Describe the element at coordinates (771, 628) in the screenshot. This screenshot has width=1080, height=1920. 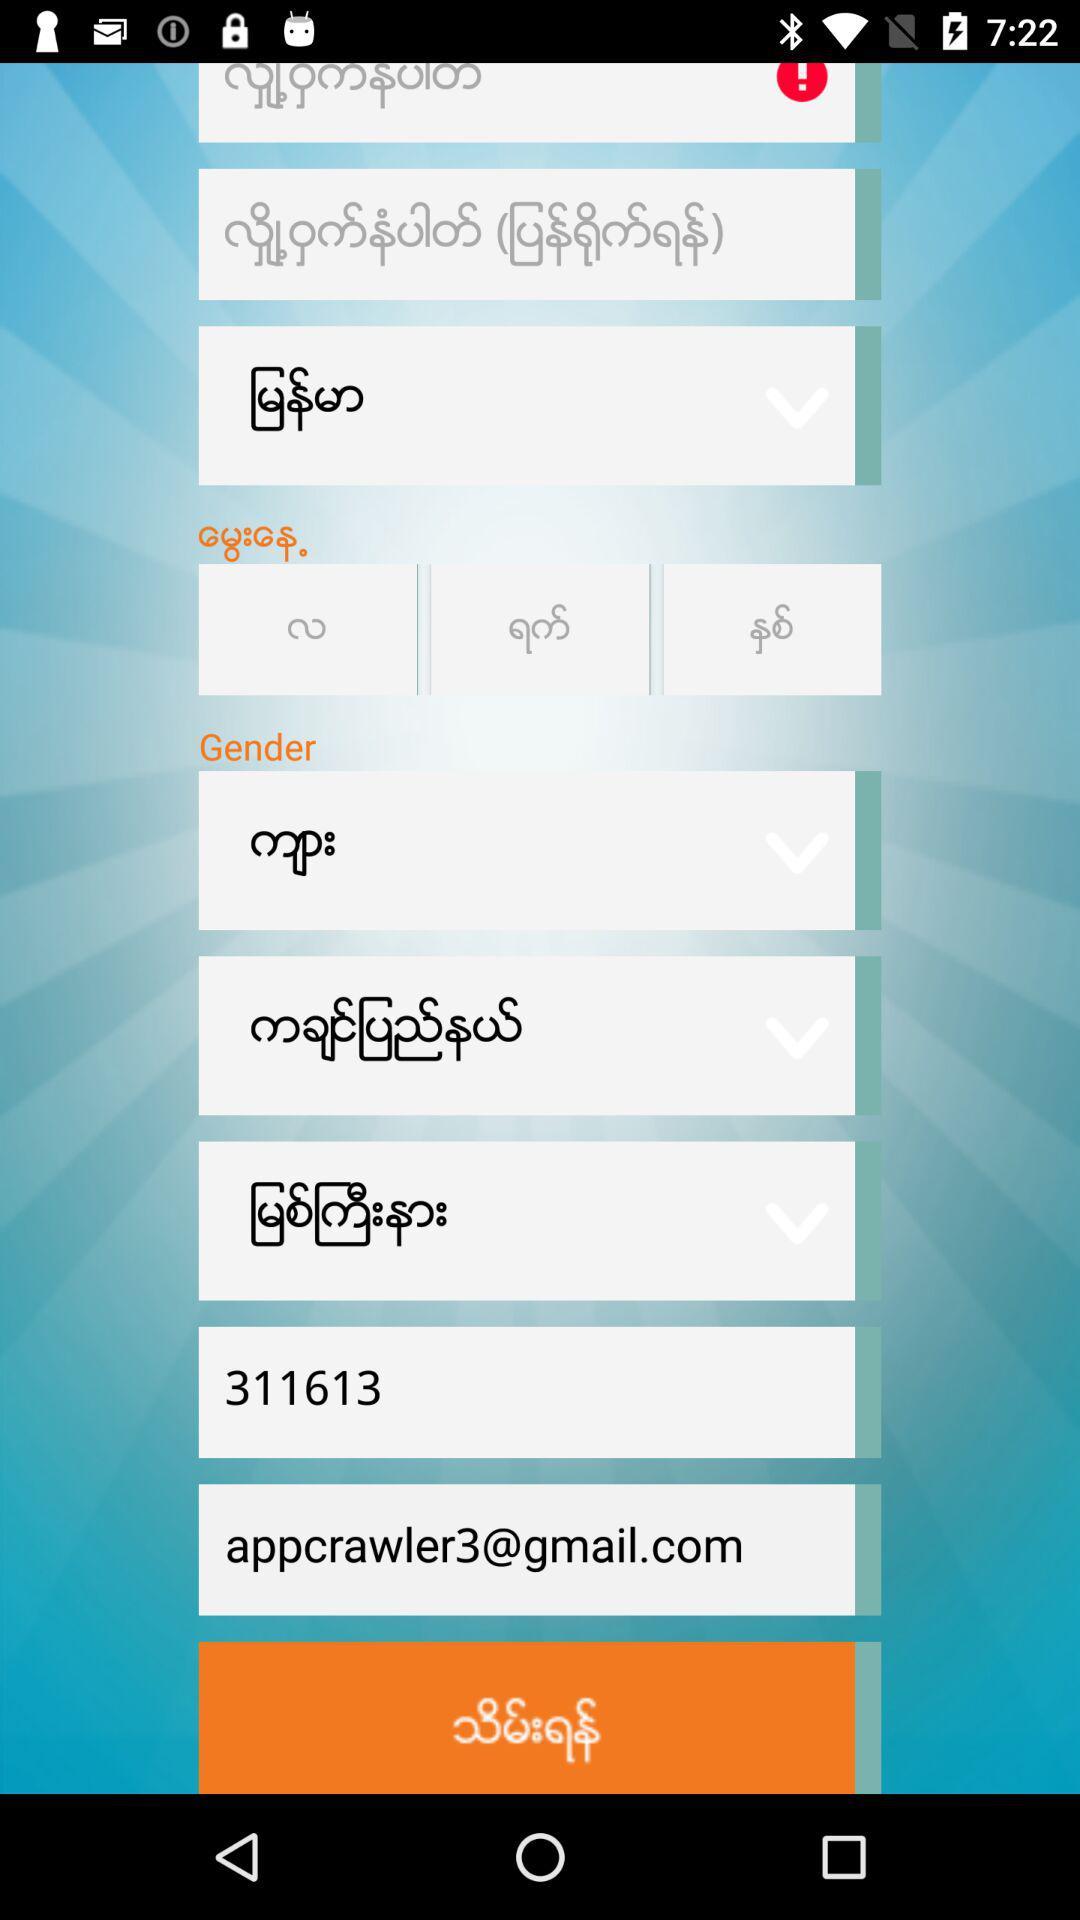
I see `change a profile setting` at that location.